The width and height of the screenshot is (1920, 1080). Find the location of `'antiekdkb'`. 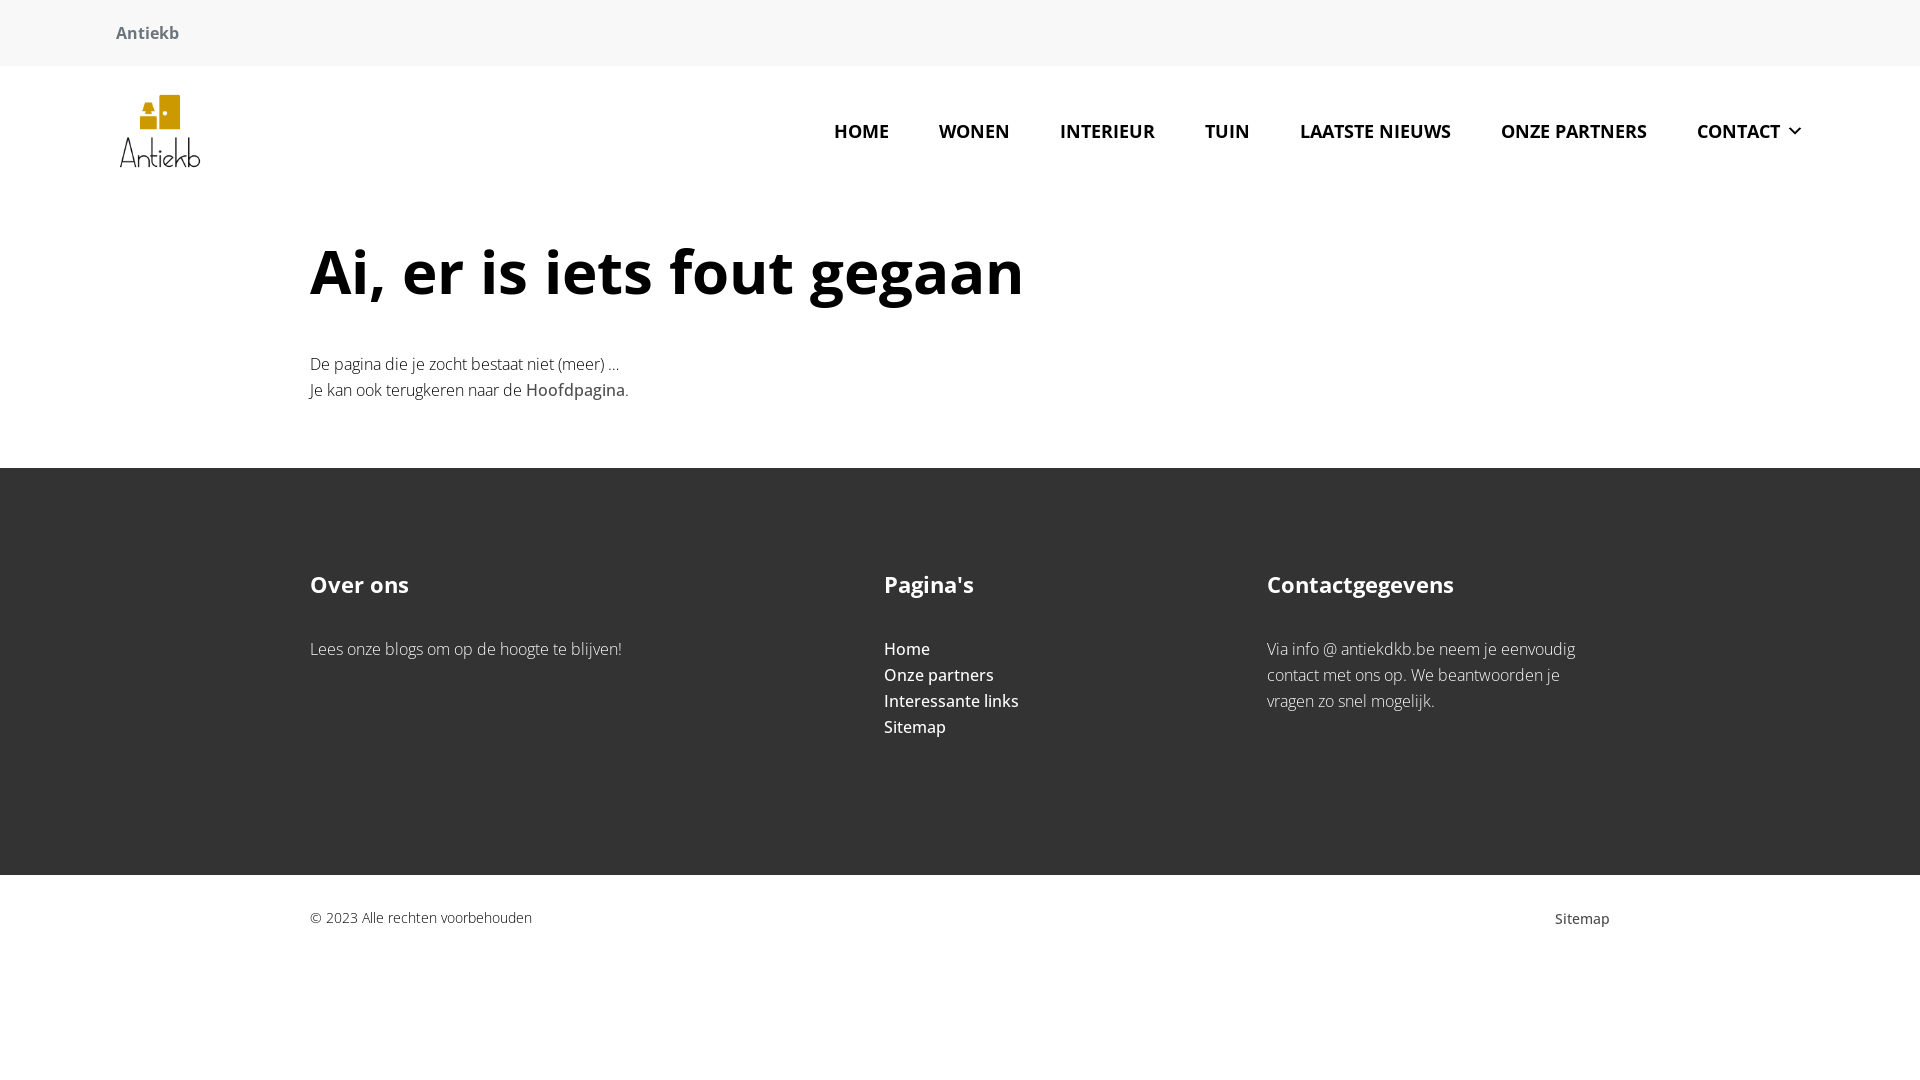

'antiekdkb' is located at coordinates (158, 131).